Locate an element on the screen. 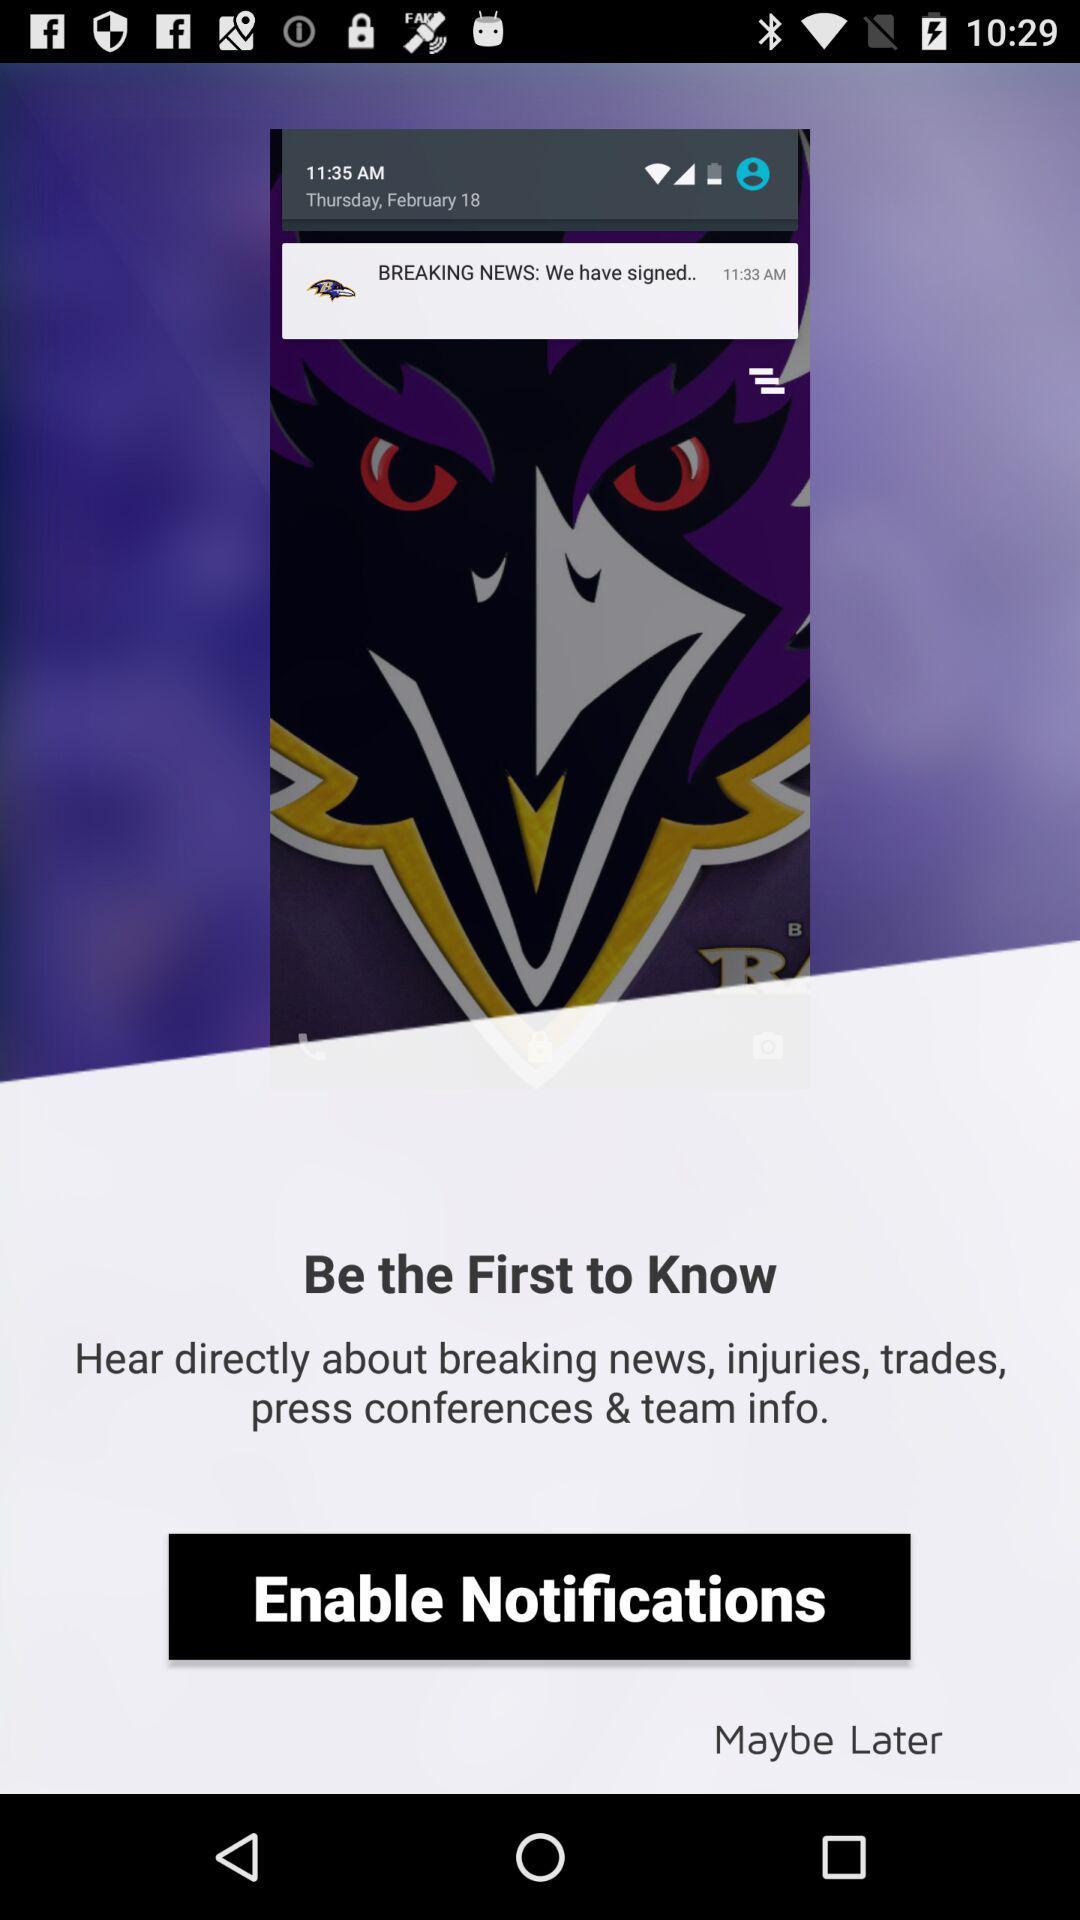 This screenshot has width=1080, height=1920. the maybe later item is located at coordinates (828, 1736).